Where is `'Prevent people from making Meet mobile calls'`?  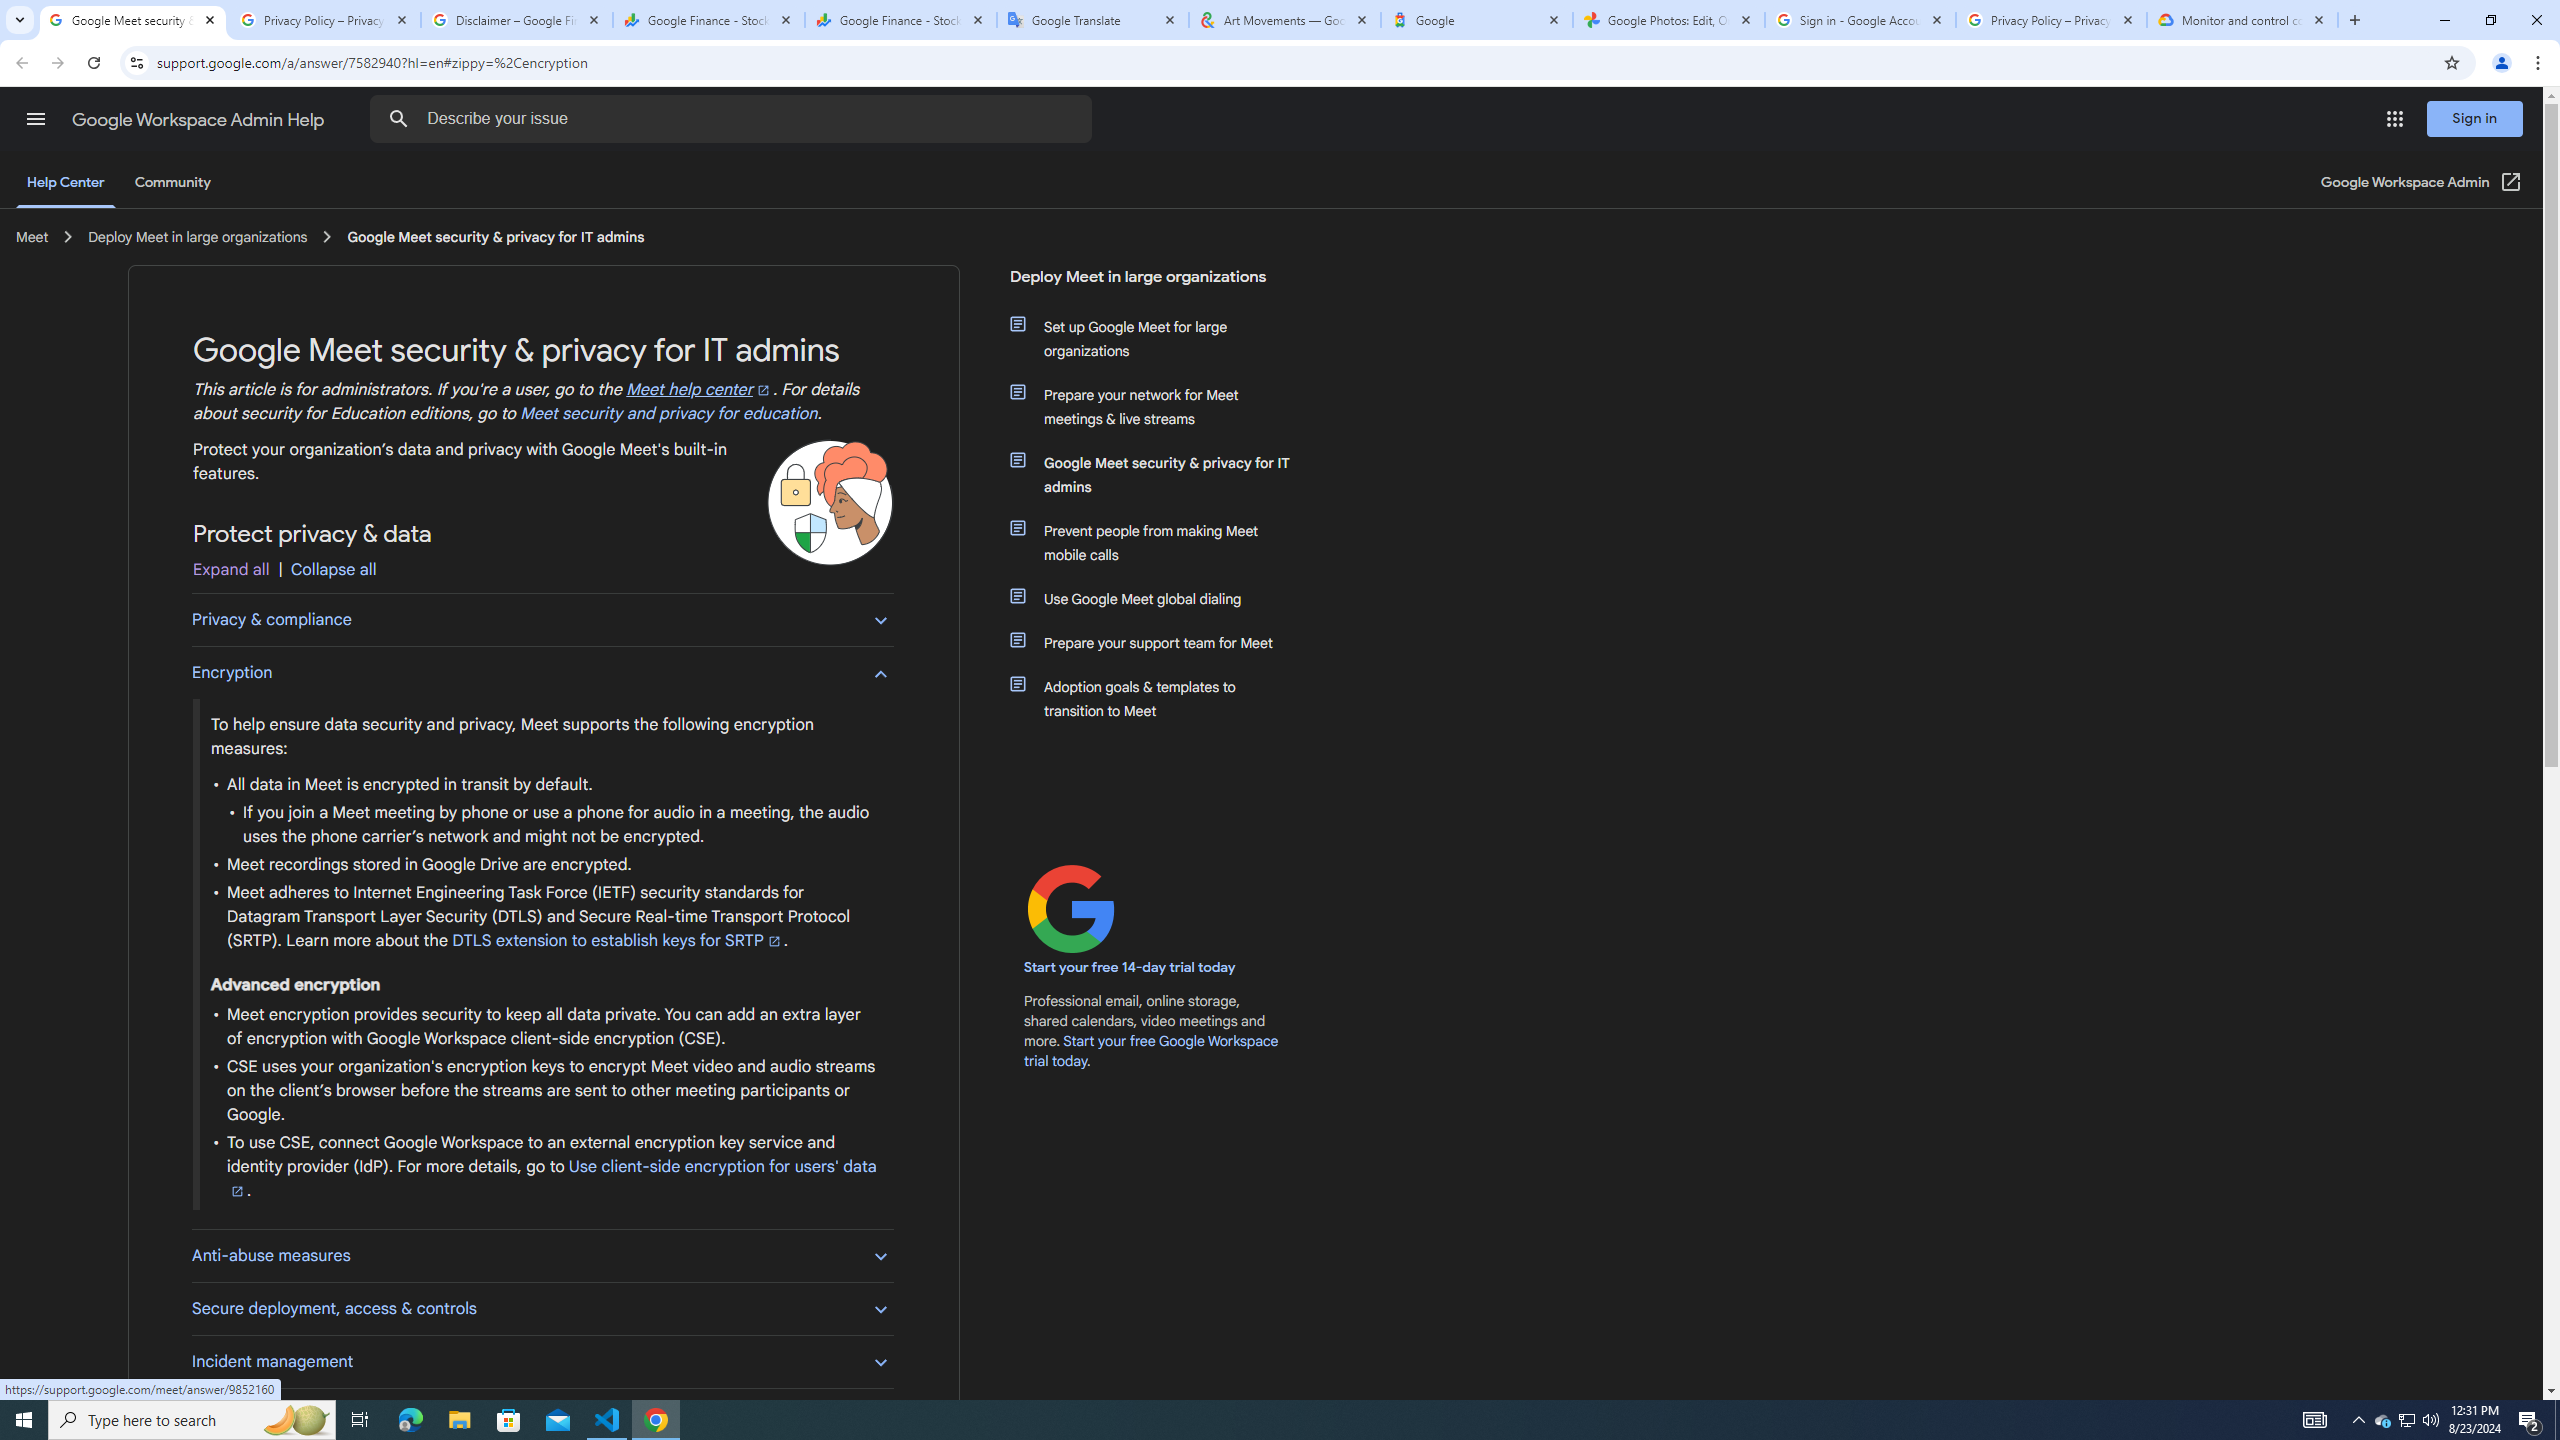
'Prevent people from making Meet mobile calls' is located at coordinates (1162, 541).